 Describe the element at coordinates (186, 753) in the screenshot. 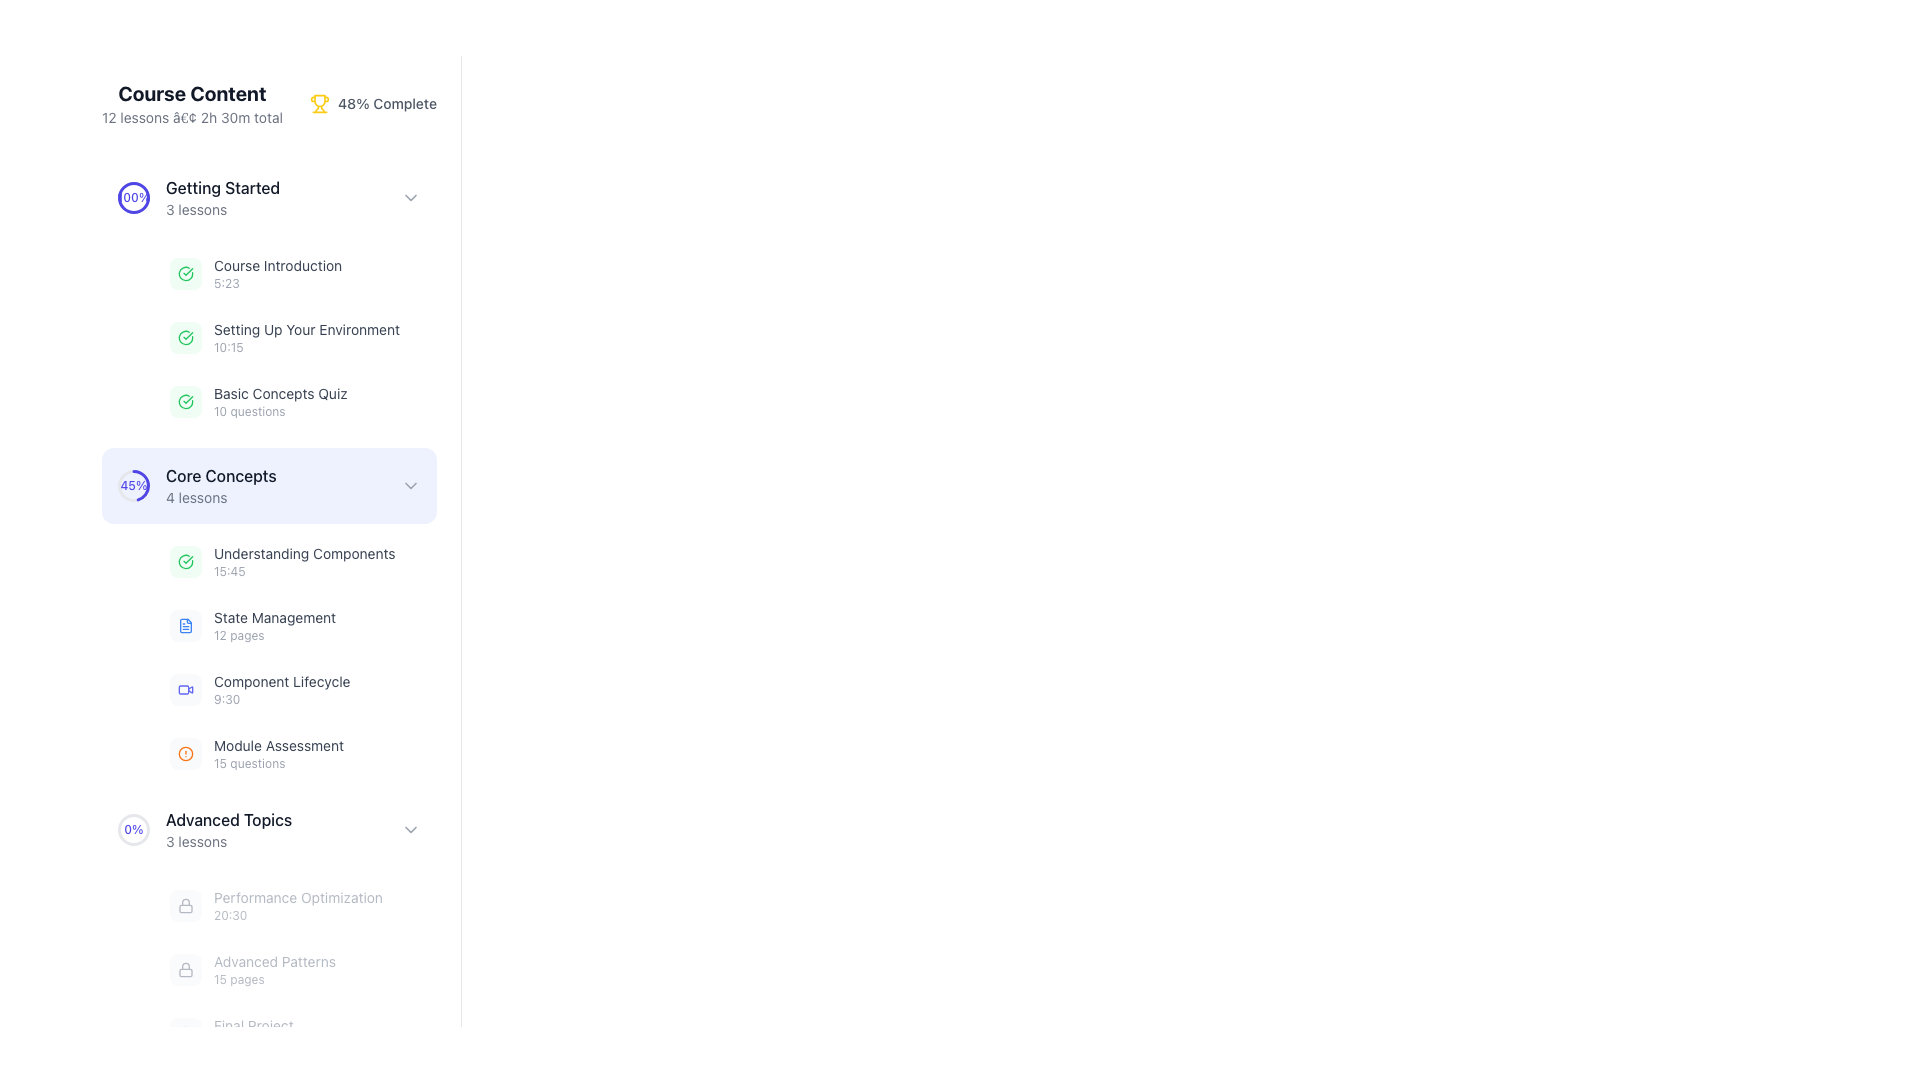

I see `the small icon with a rounded light gray background featuring an orange circular alert graphic, located to the left of the text 'Module Assessment' and '15 questions'` at that location.